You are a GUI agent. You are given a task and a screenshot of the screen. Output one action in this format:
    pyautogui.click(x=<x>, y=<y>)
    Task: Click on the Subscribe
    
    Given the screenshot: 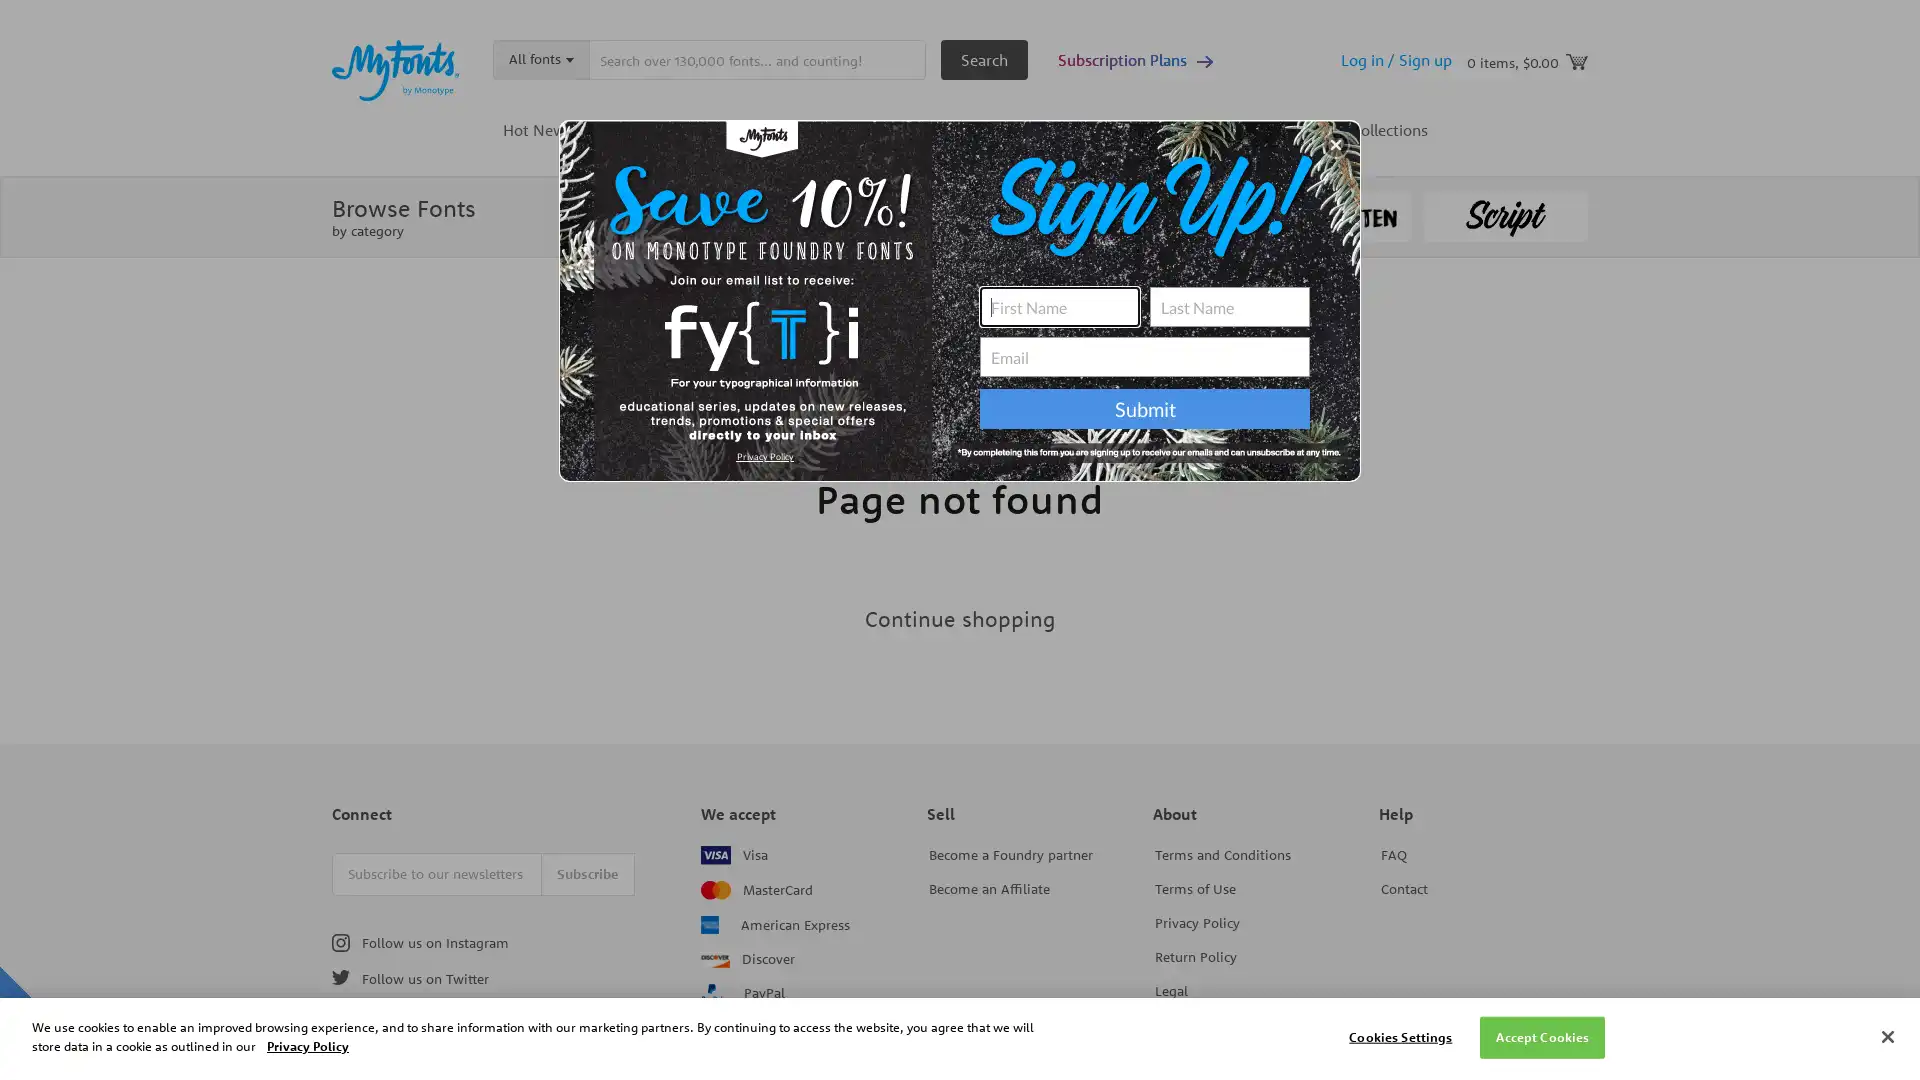 What is the action you would take?
    pyautogui.click(x=587, y=872)
    